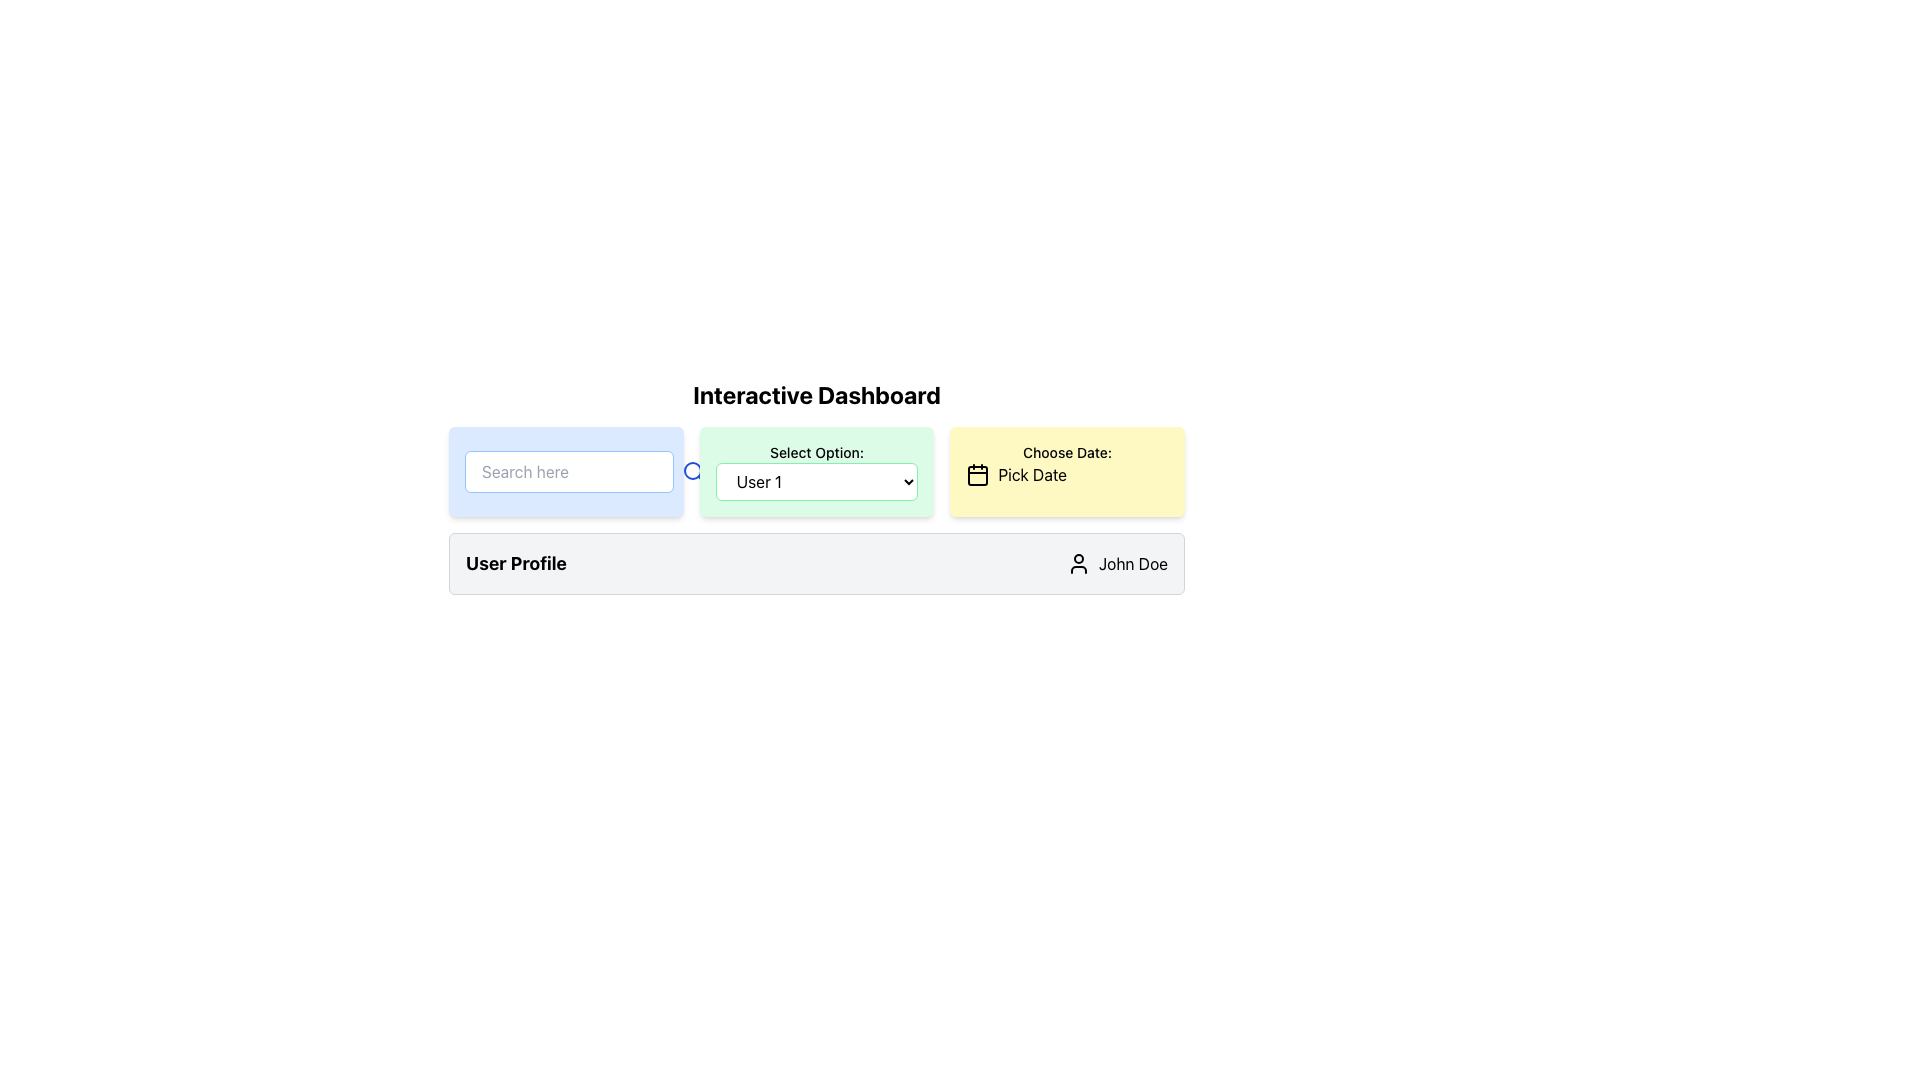 The image size is (1920, 1080). Describe the element at coordinates (694, 471) in the screenshot. I see `the search button located directly to the right of the 'Search here' input field` at that location.